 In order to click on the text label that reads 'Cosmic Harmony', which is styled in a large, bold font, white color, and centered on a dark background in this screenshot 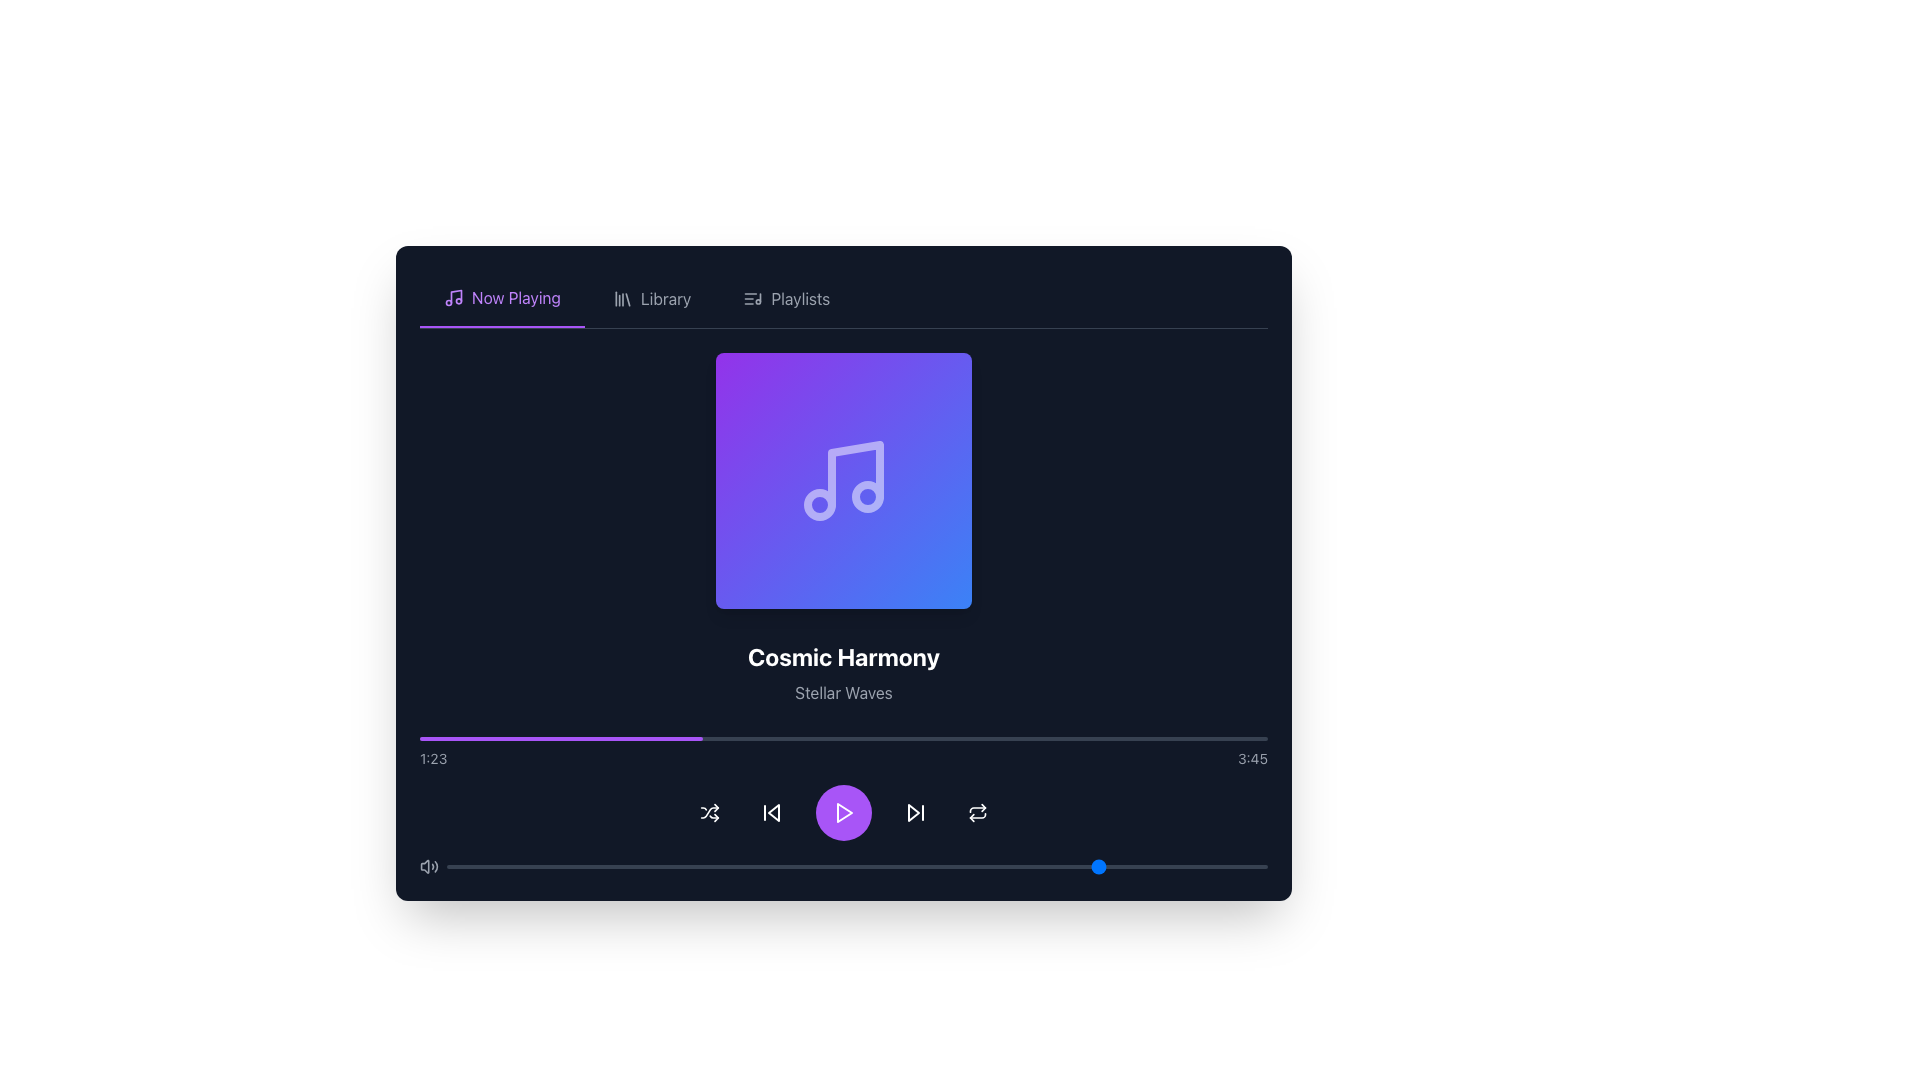, I will do `click(844, 656)`.